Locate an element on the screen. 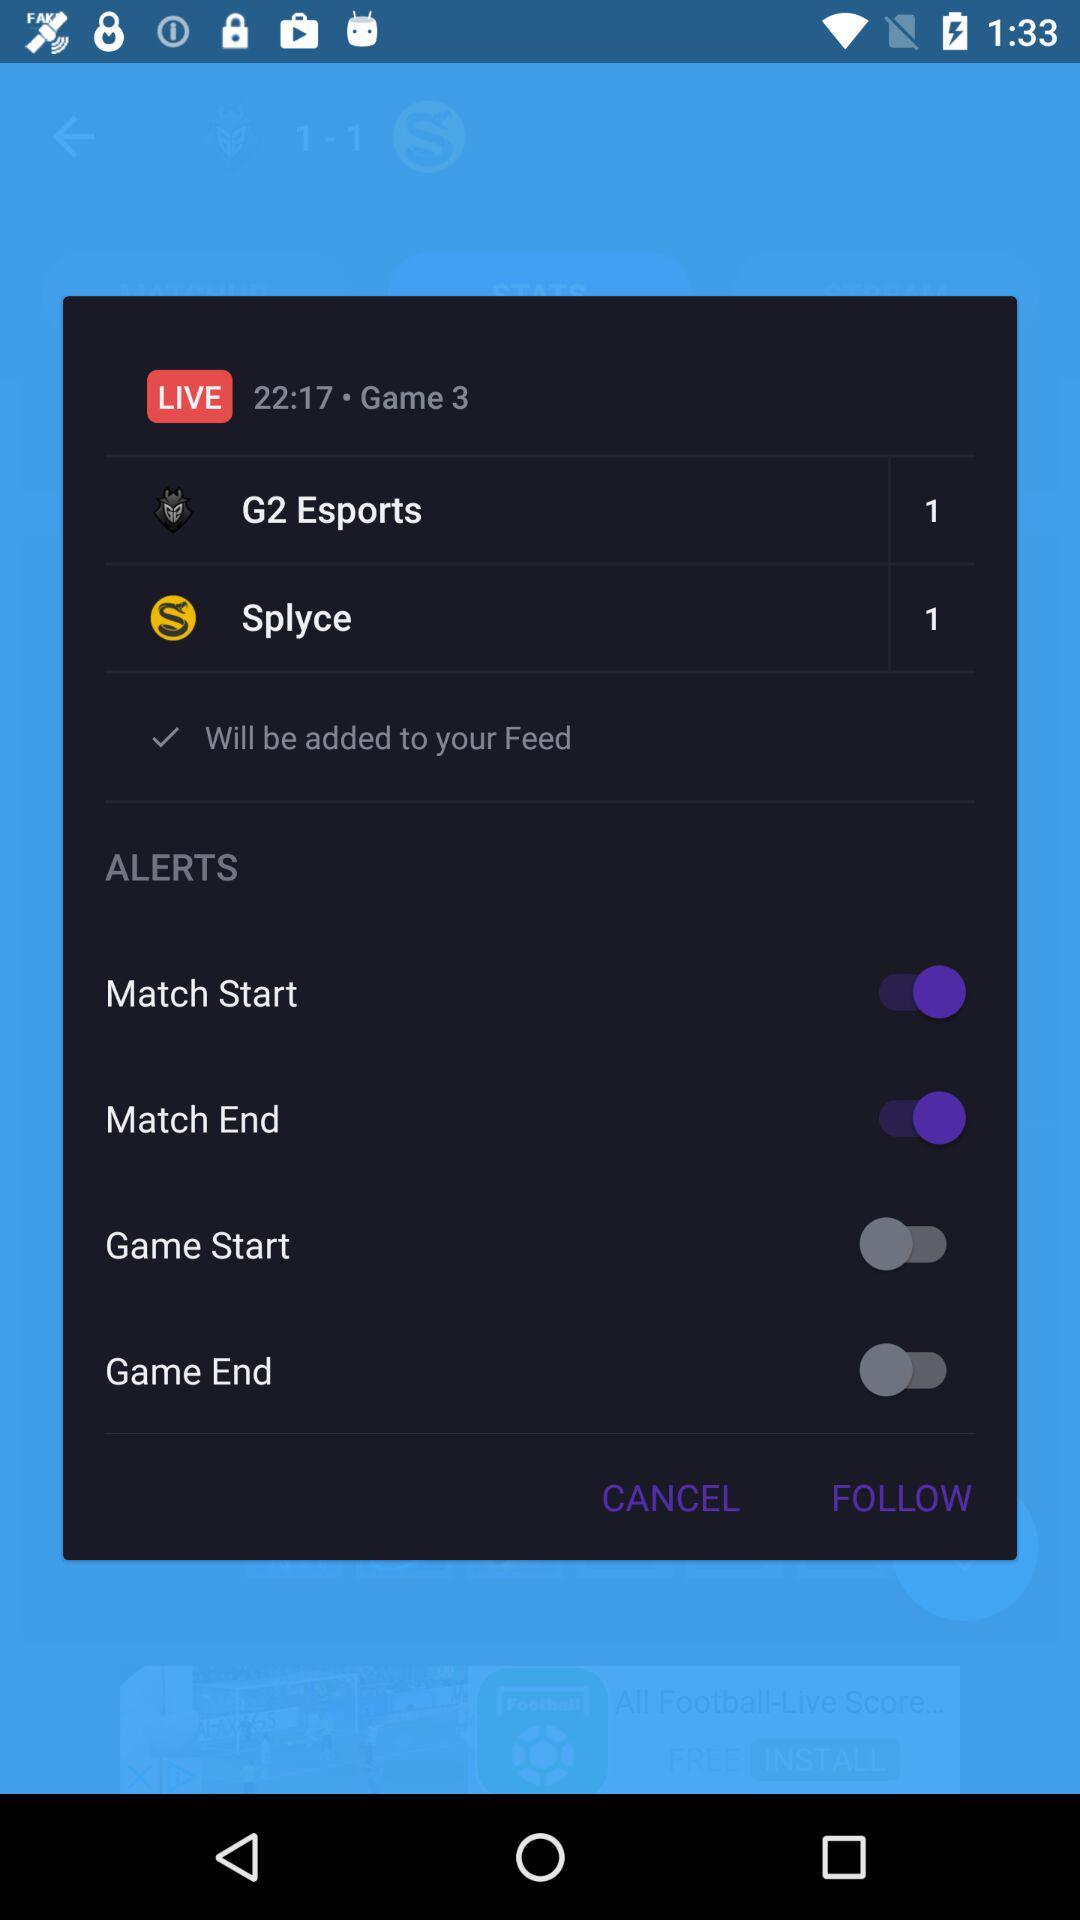 The image size is (1080, 1920). off button is located at coordinates (912, 1242).